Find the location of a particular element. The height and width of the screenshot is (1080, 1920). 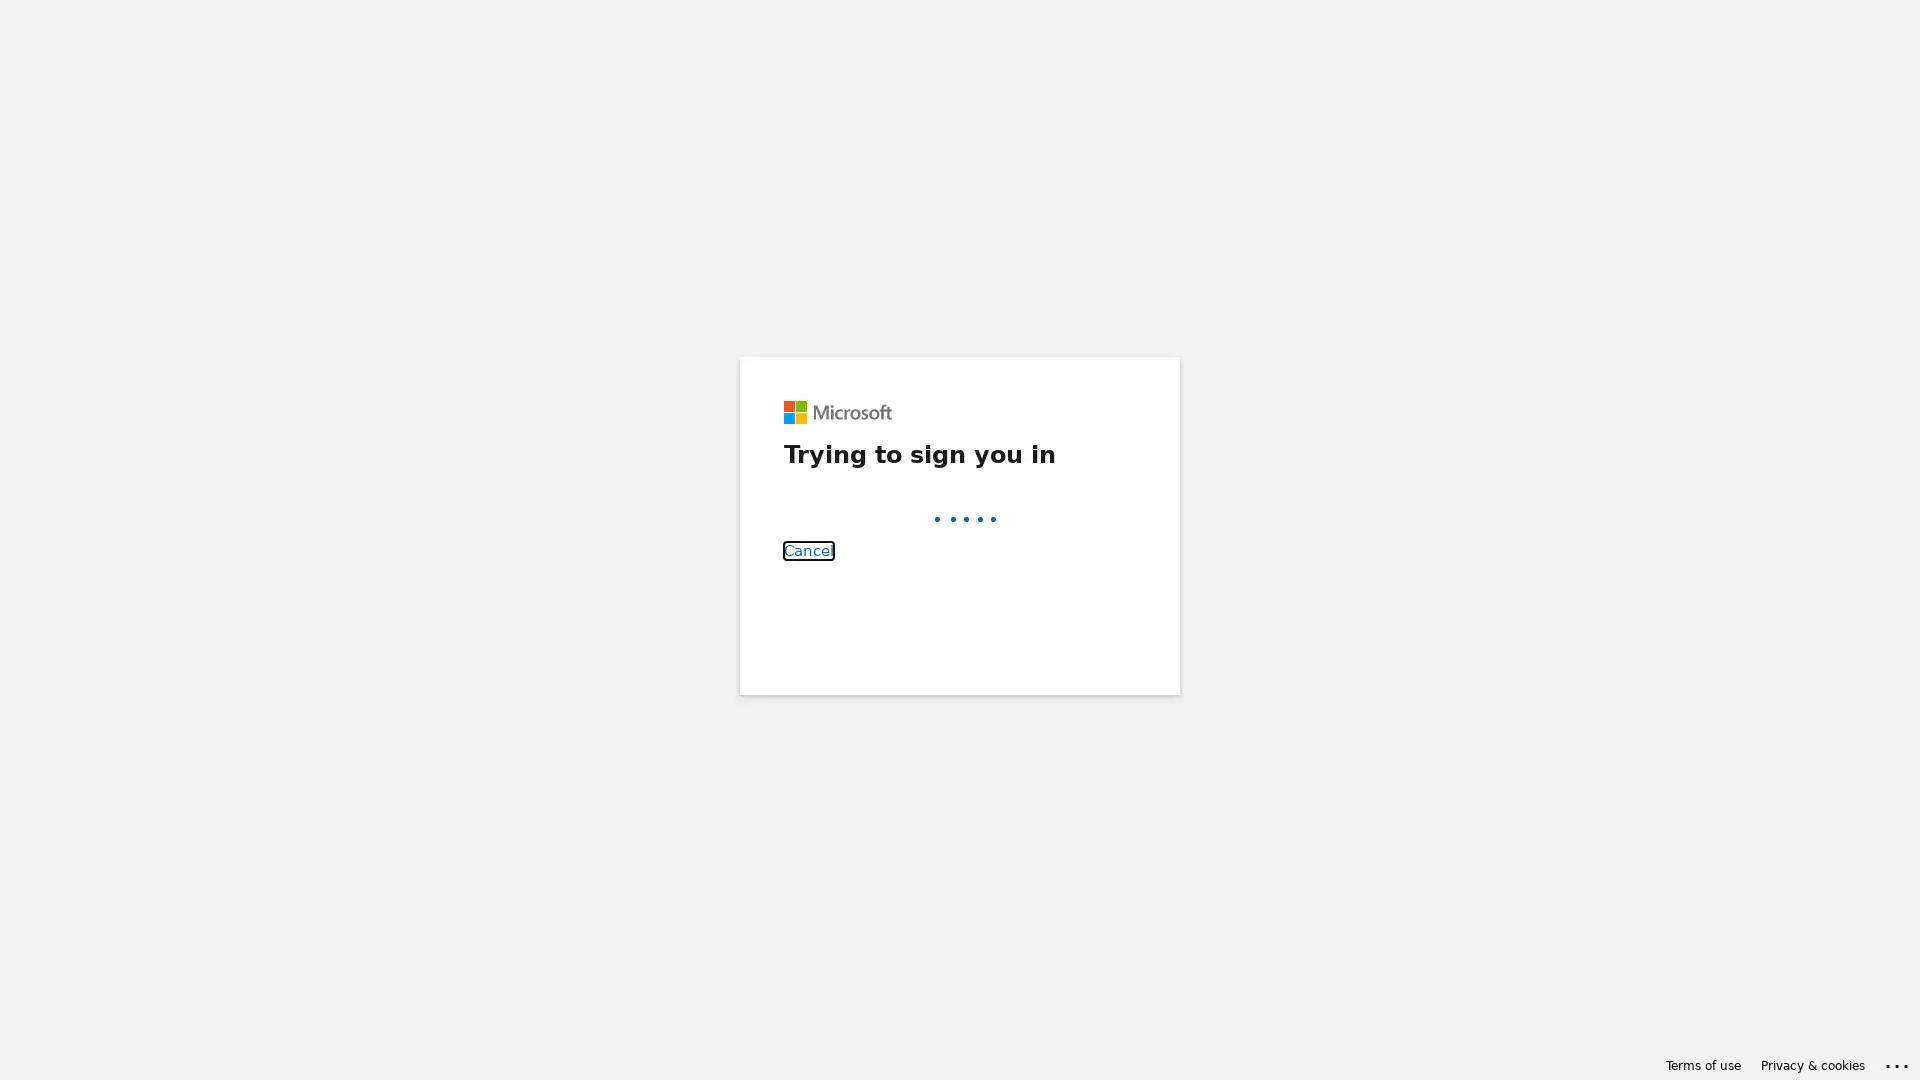

Sign-in options is located at coordinates (960, 704).